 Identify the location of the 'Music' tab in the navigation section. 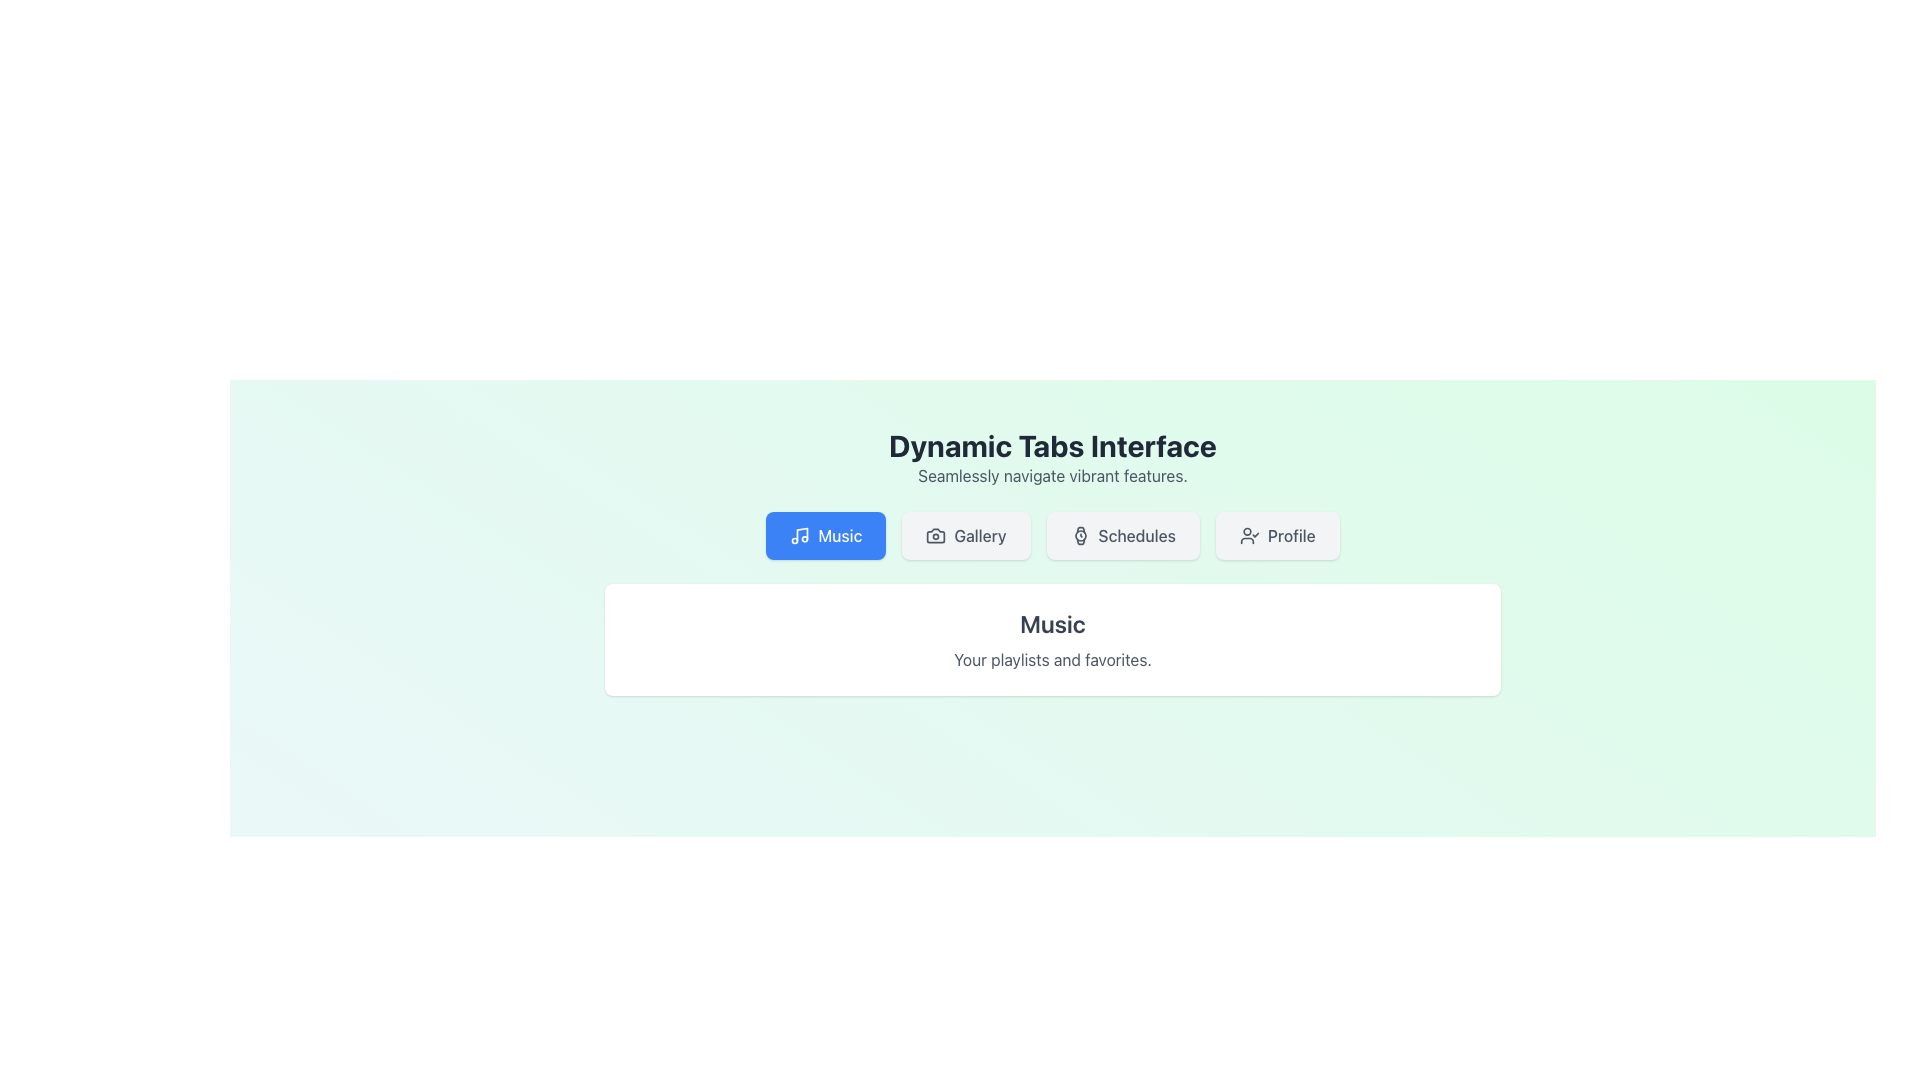
(840, 535).